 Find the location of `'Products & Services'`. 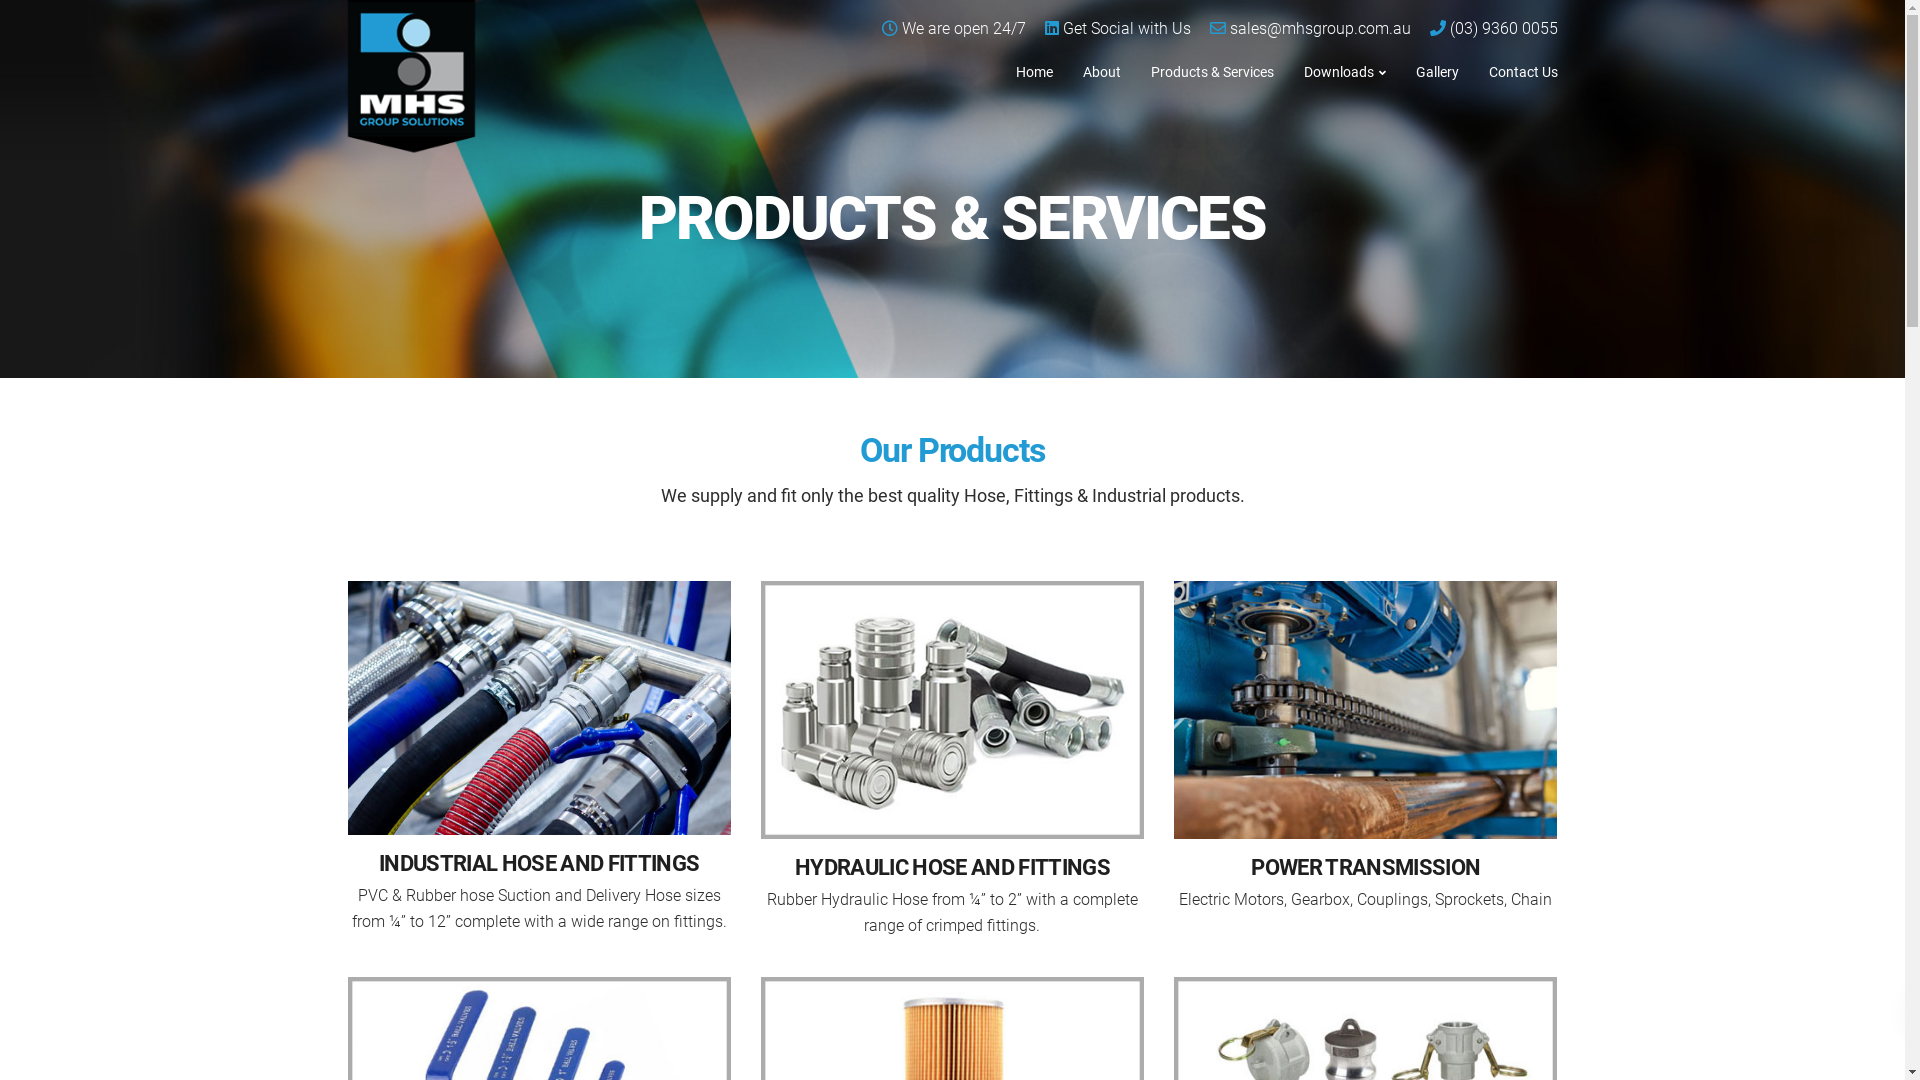

'Products & Services' is located at coordinates (1211, 69).